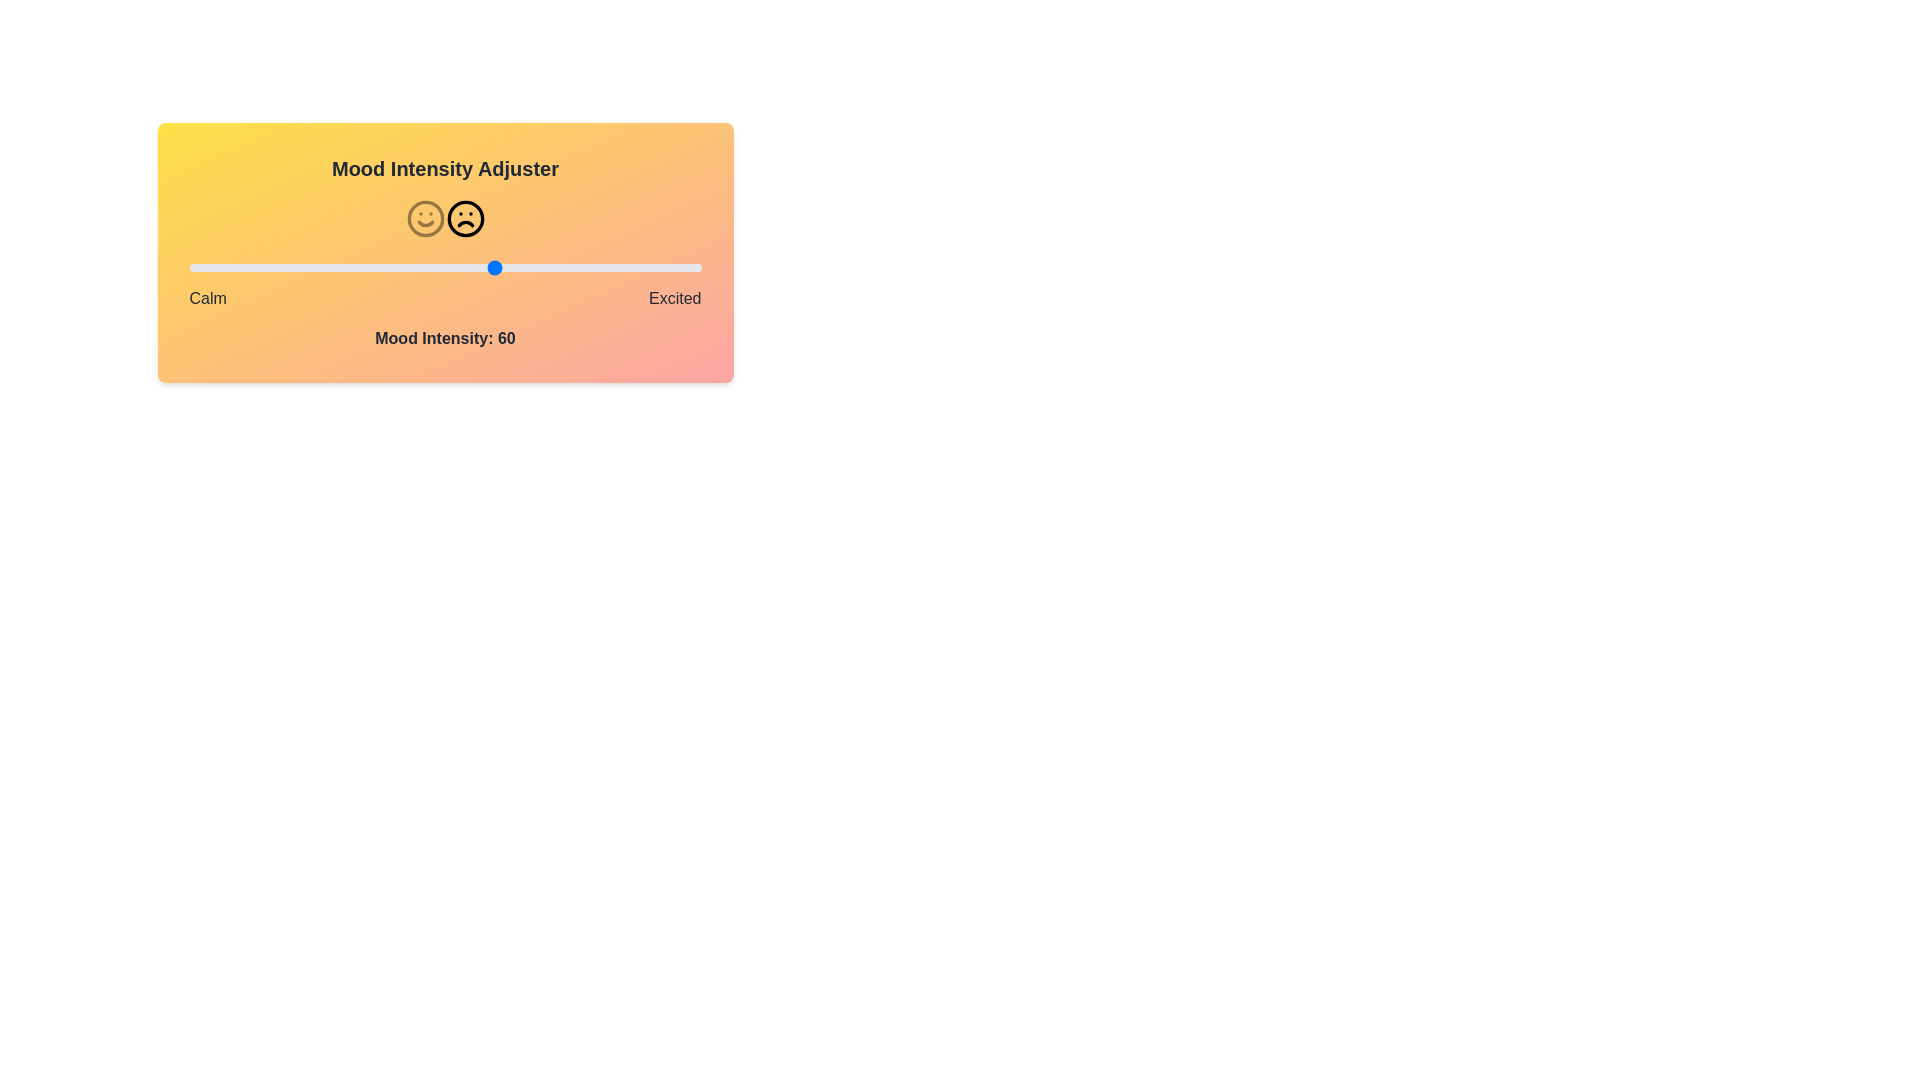 The image size is (1920, 1080). What do you see at coordinates (316, 266) in the screenshot?
I see `the mood intensity slider to 25 (0 to 100)` at bounding box center [316, 266].